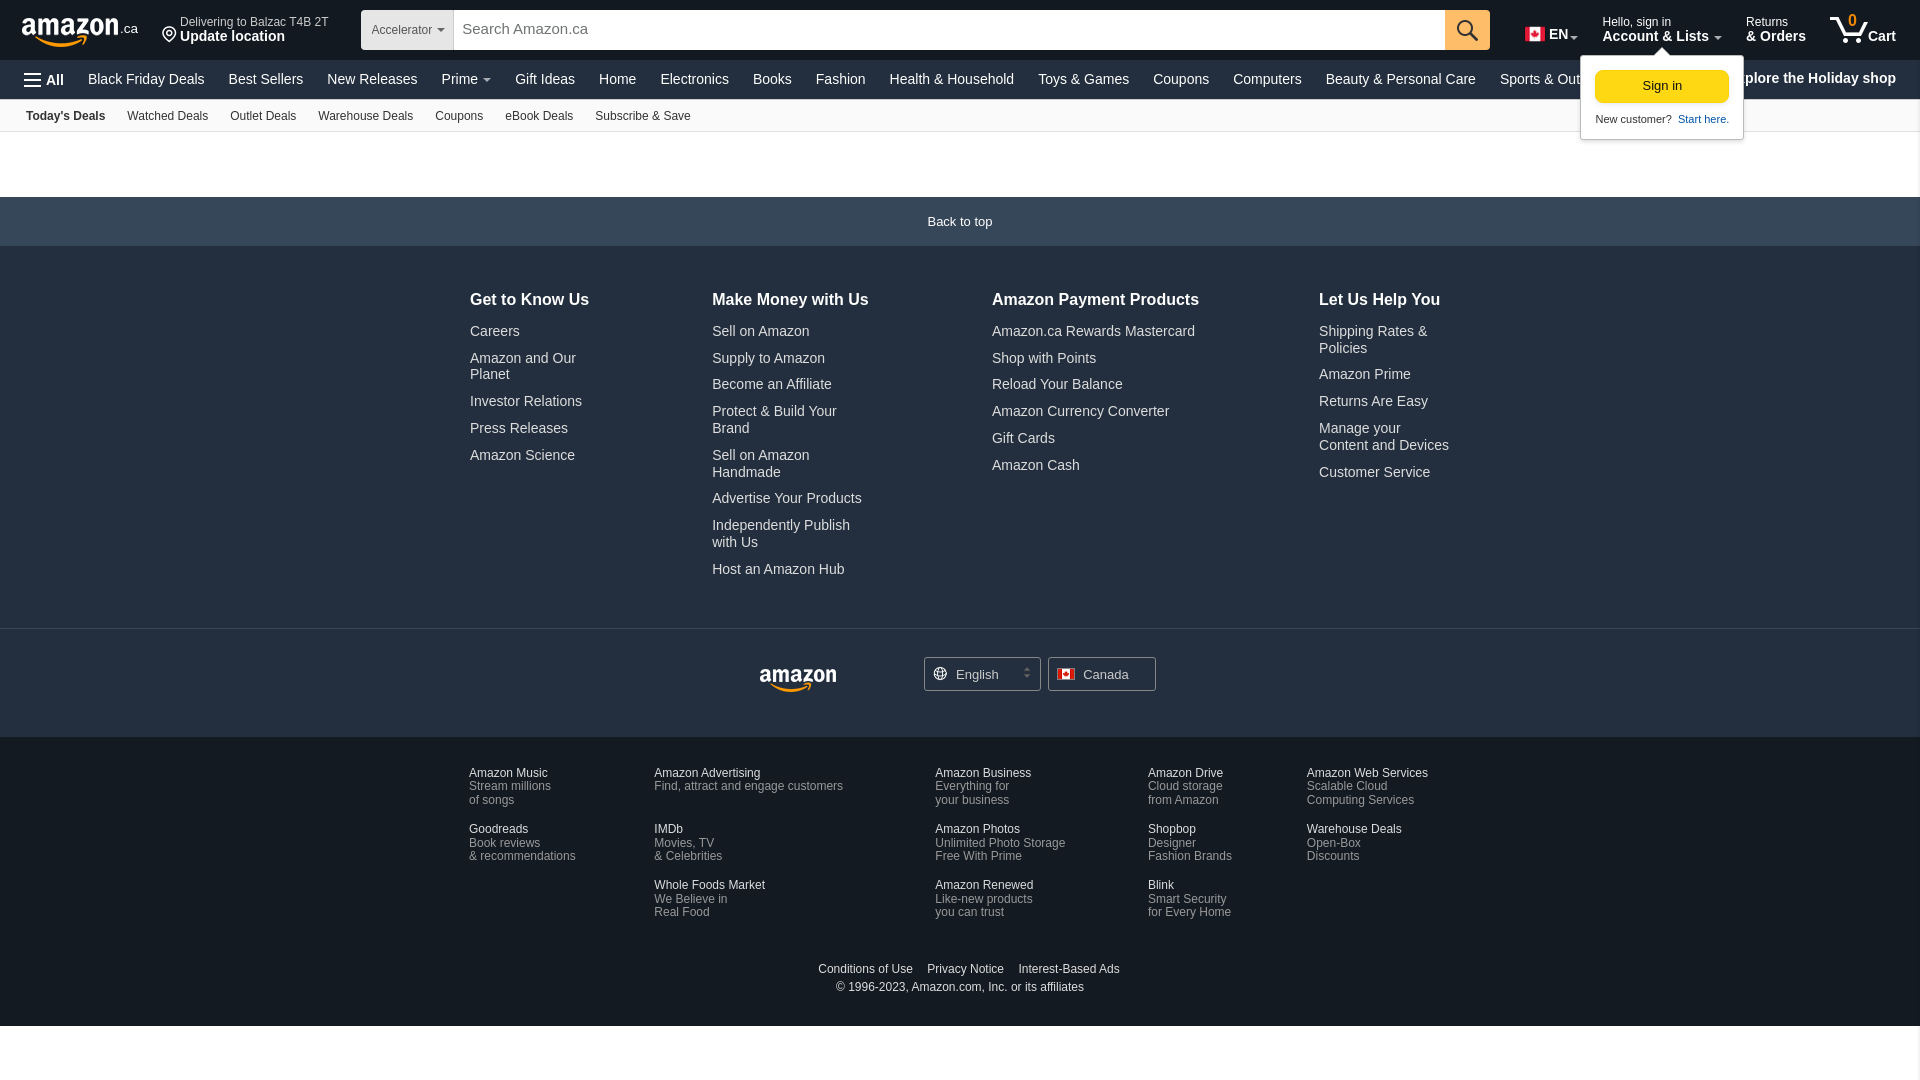  Describe the element at coordinates (1488, 77) in the screenshot. I see `'Sports & Outdoors'` at that location.